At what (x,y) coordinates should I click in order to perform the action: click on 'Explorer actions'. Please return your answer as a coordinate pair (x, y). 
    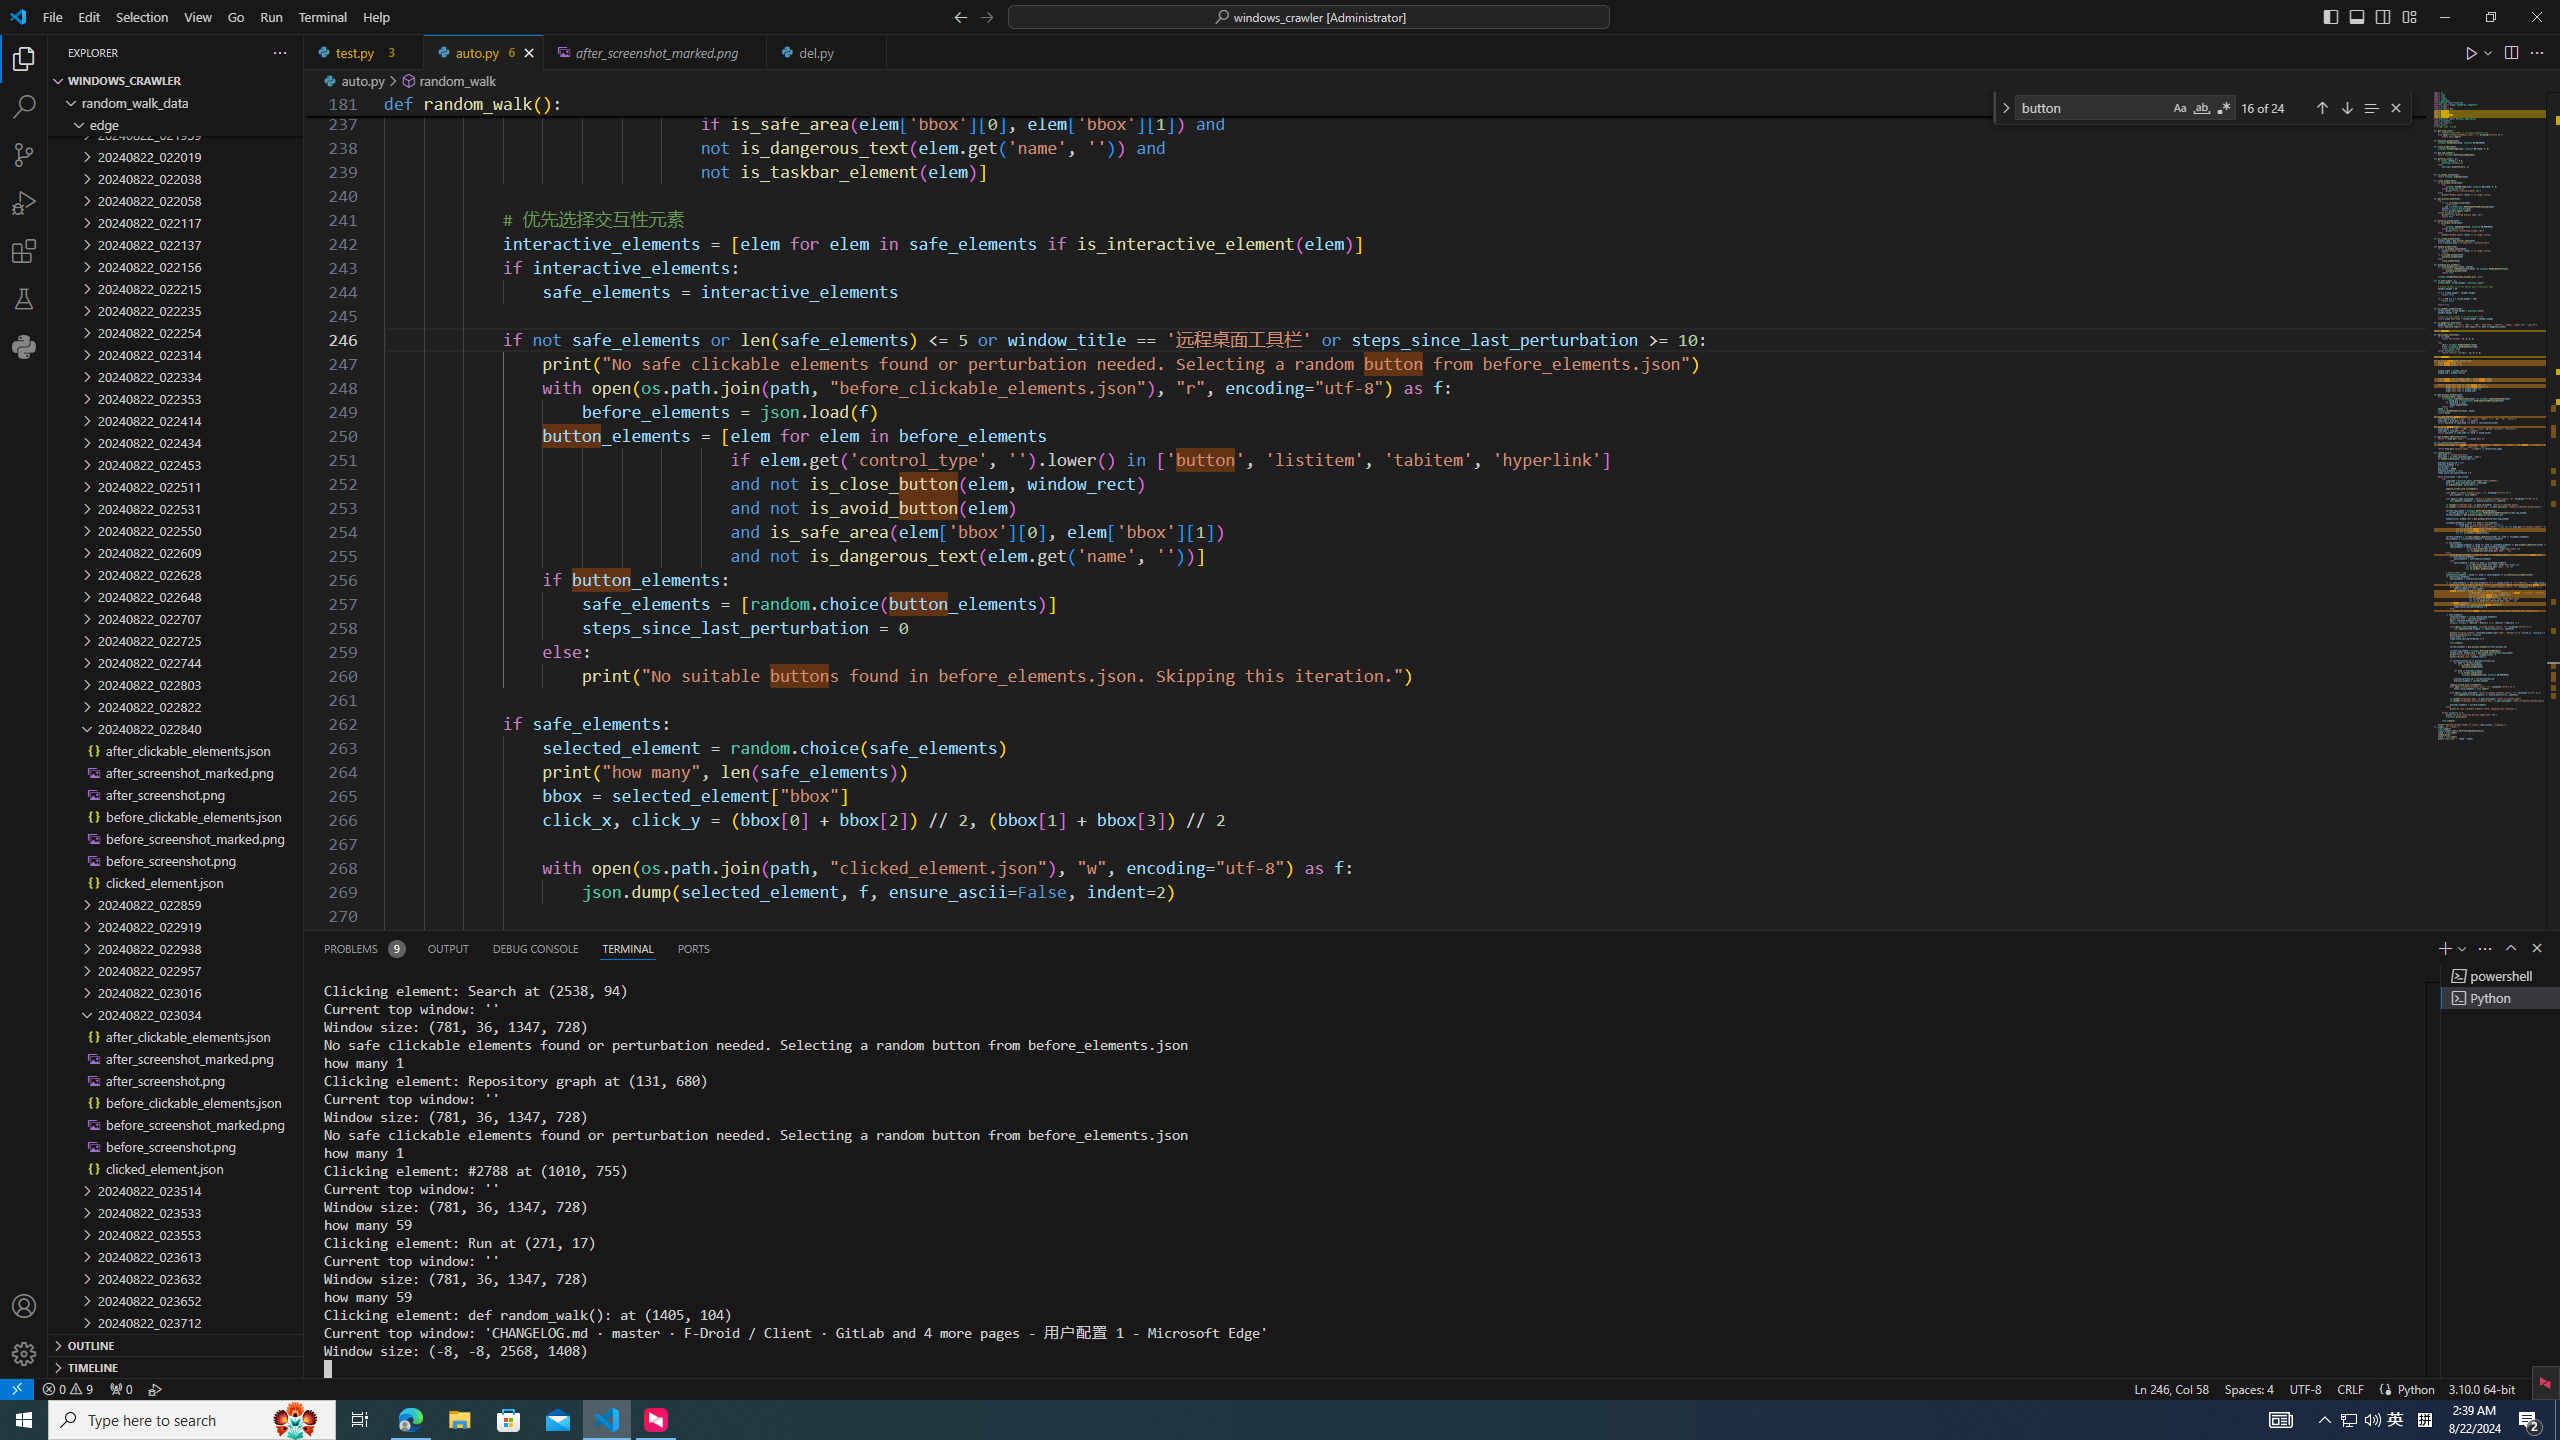
    Looking at the image, I should click on (207, 51).